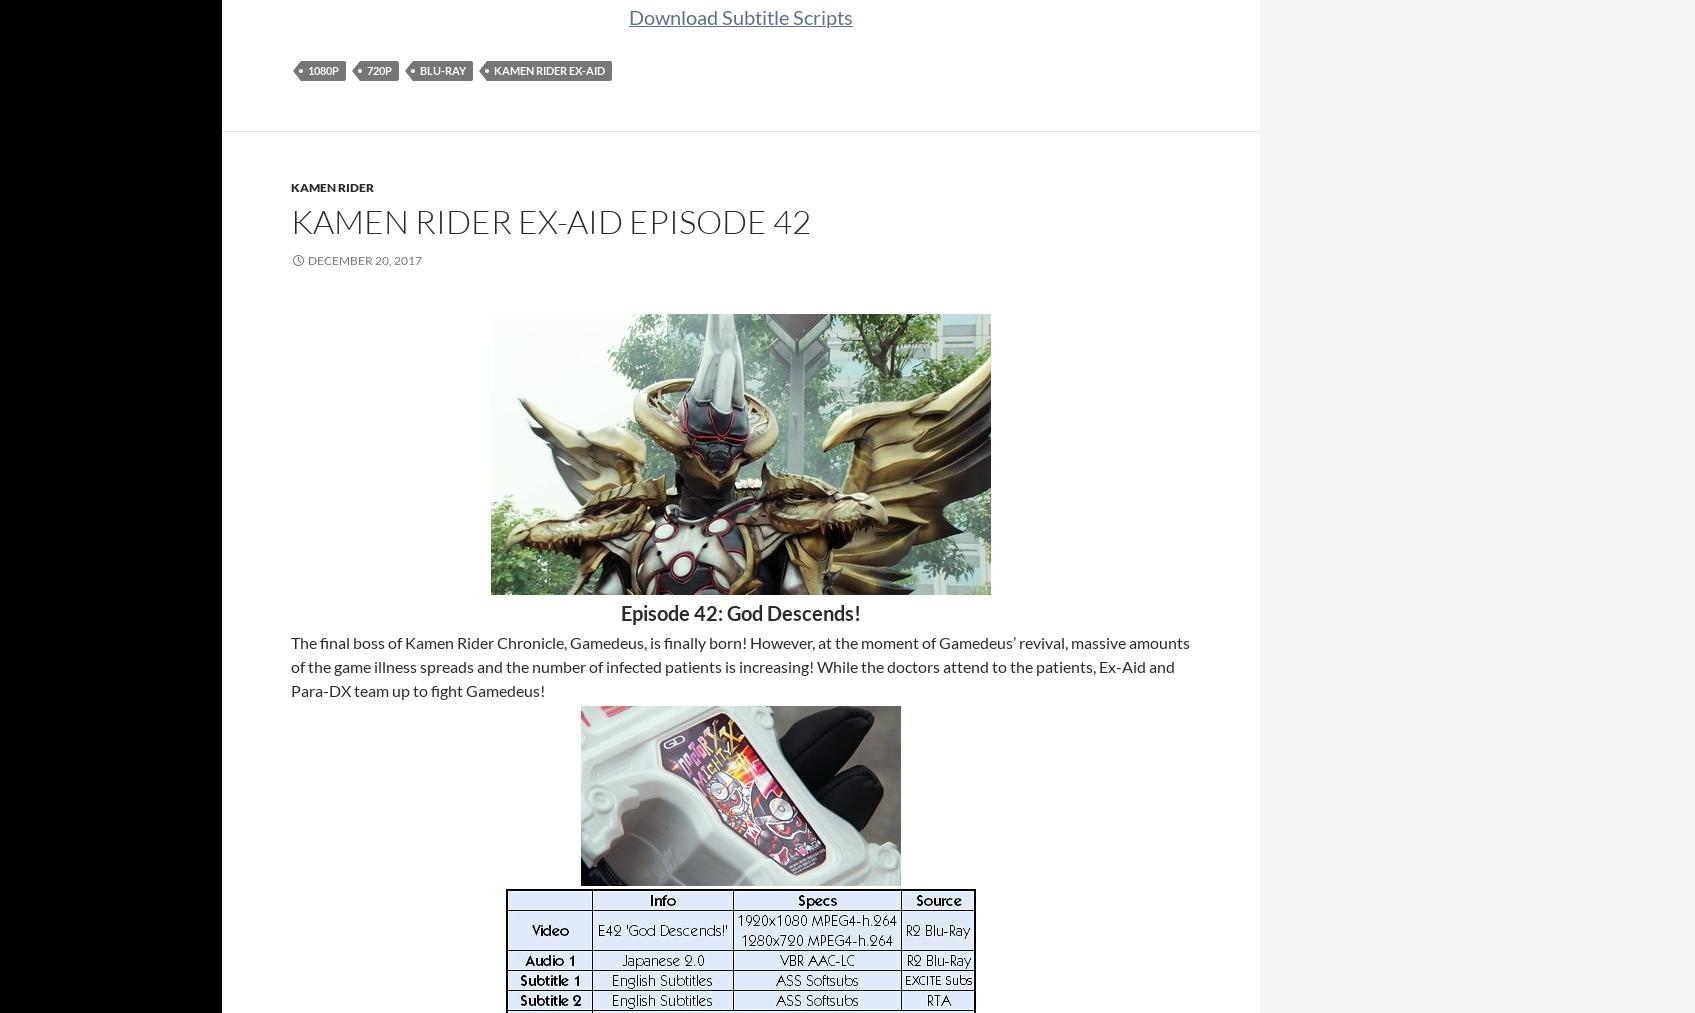  Describe the element at coordinates (549, 69) in the screenshot. I see `'Kamen Rider Ex-Aid'` at that location.